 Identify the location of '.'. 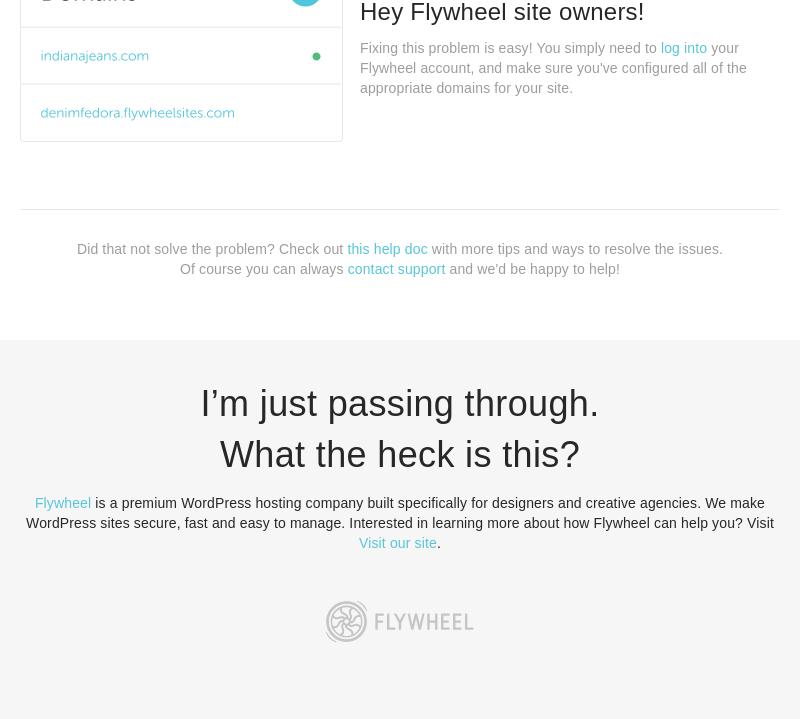
(437, 541).